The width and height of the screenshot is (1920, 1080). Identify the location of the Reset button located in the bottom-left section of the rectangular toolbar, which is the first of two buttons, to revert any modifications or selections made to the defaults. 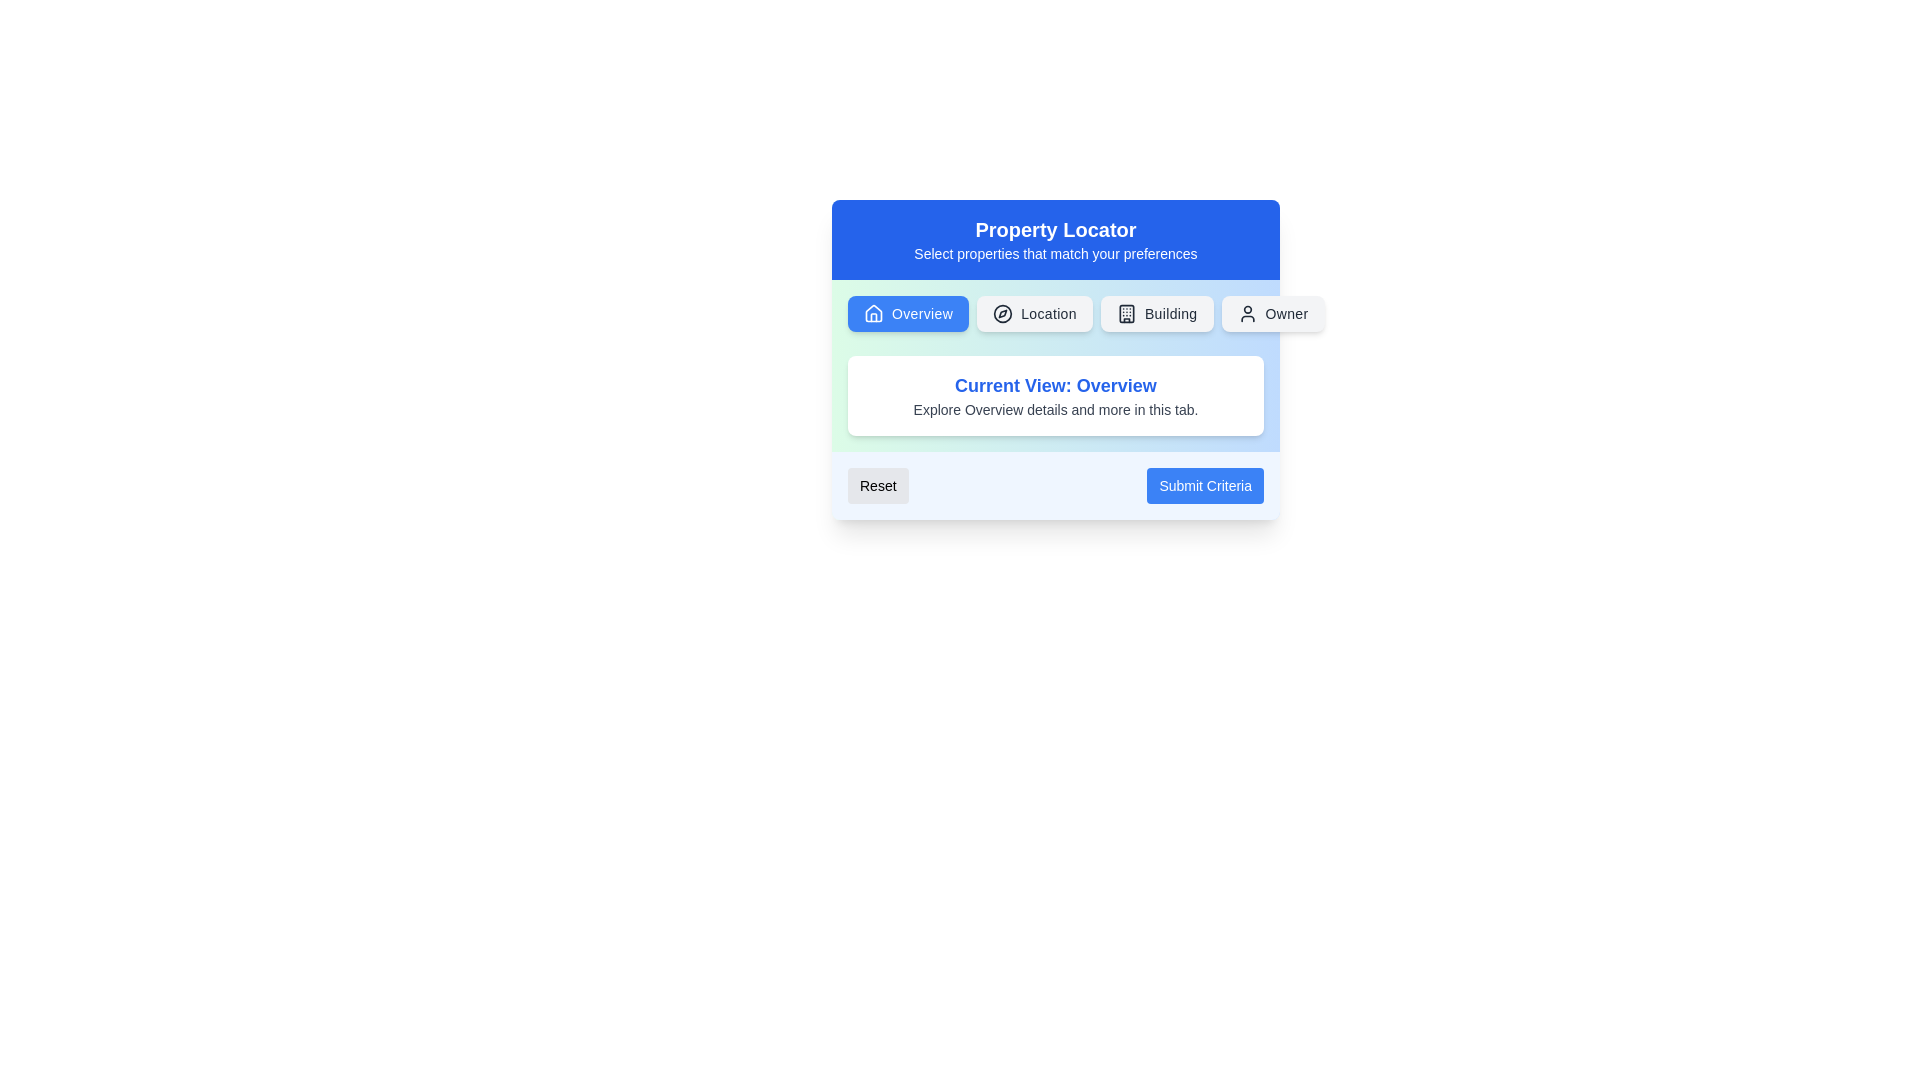
(878, 486).